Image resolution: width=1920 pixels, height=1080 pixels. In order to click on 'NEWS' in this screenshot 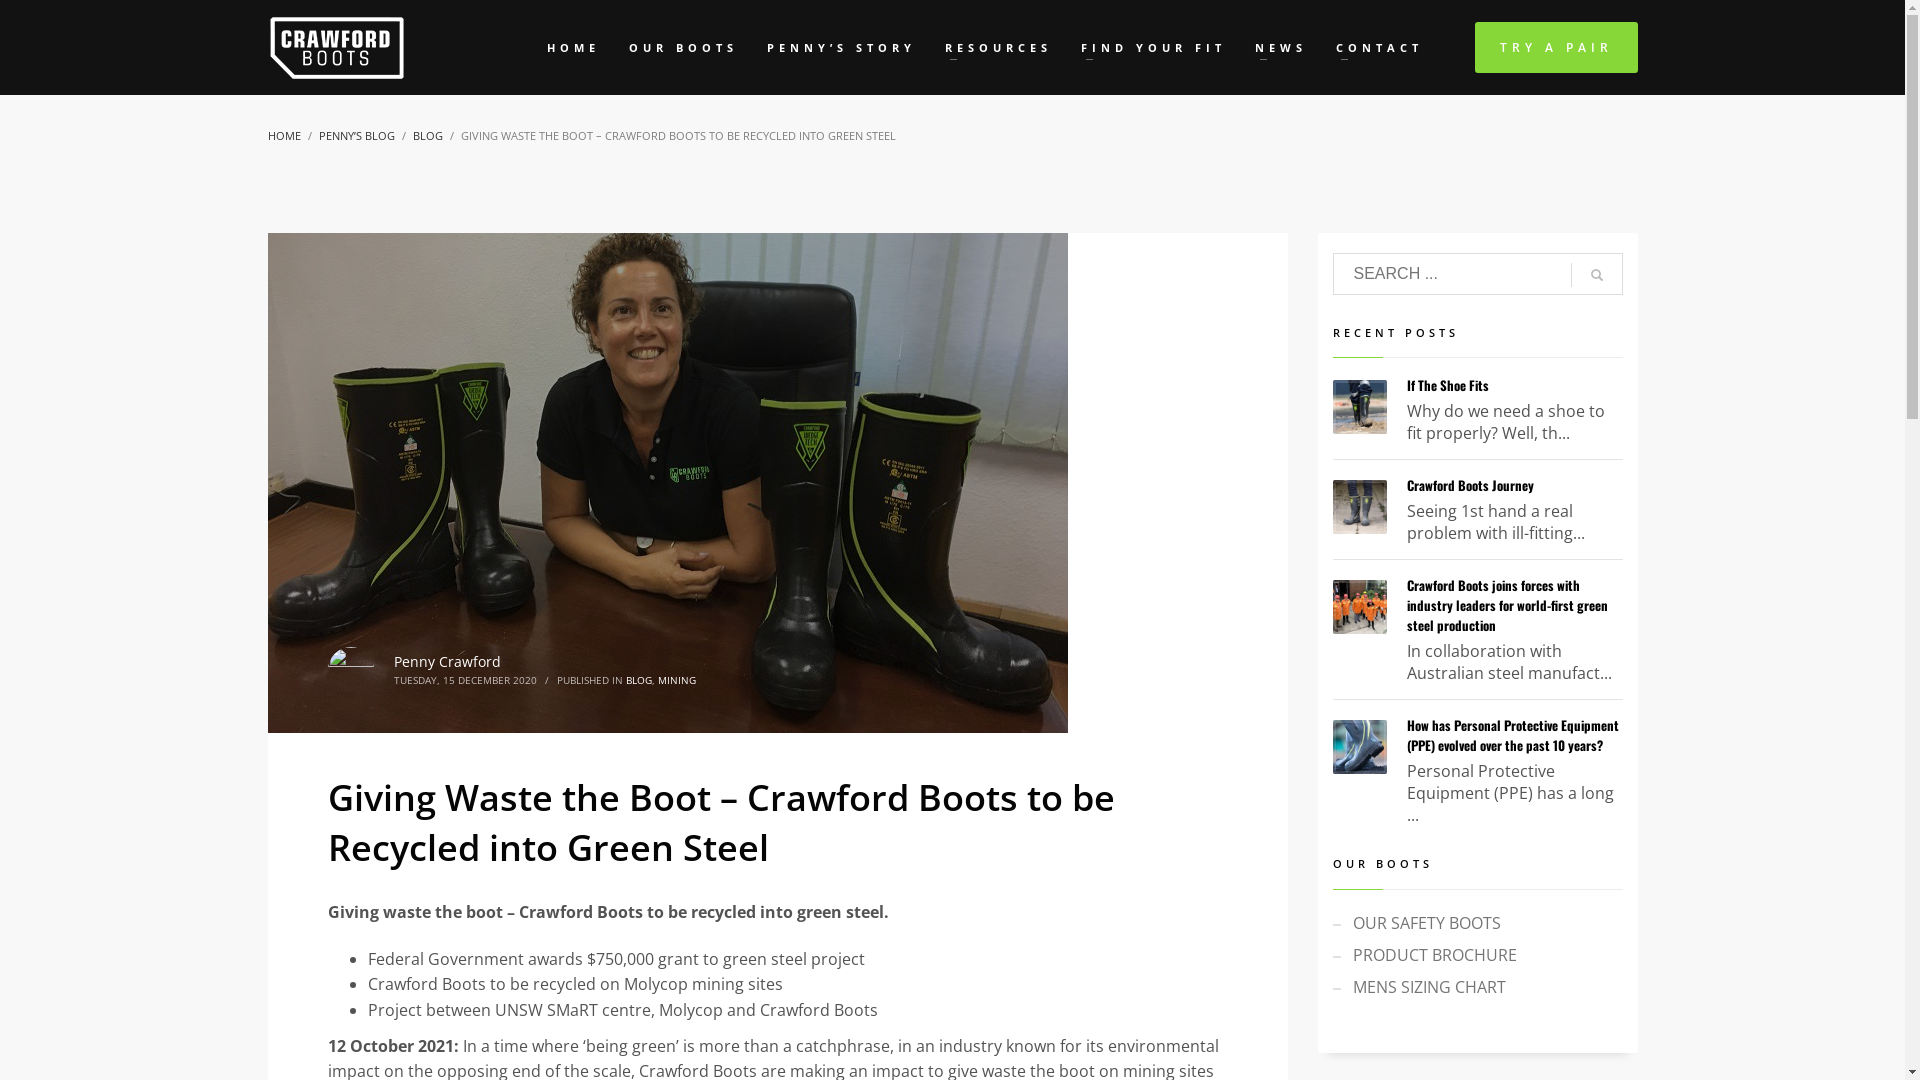, I will do `click(1280, 45)`.